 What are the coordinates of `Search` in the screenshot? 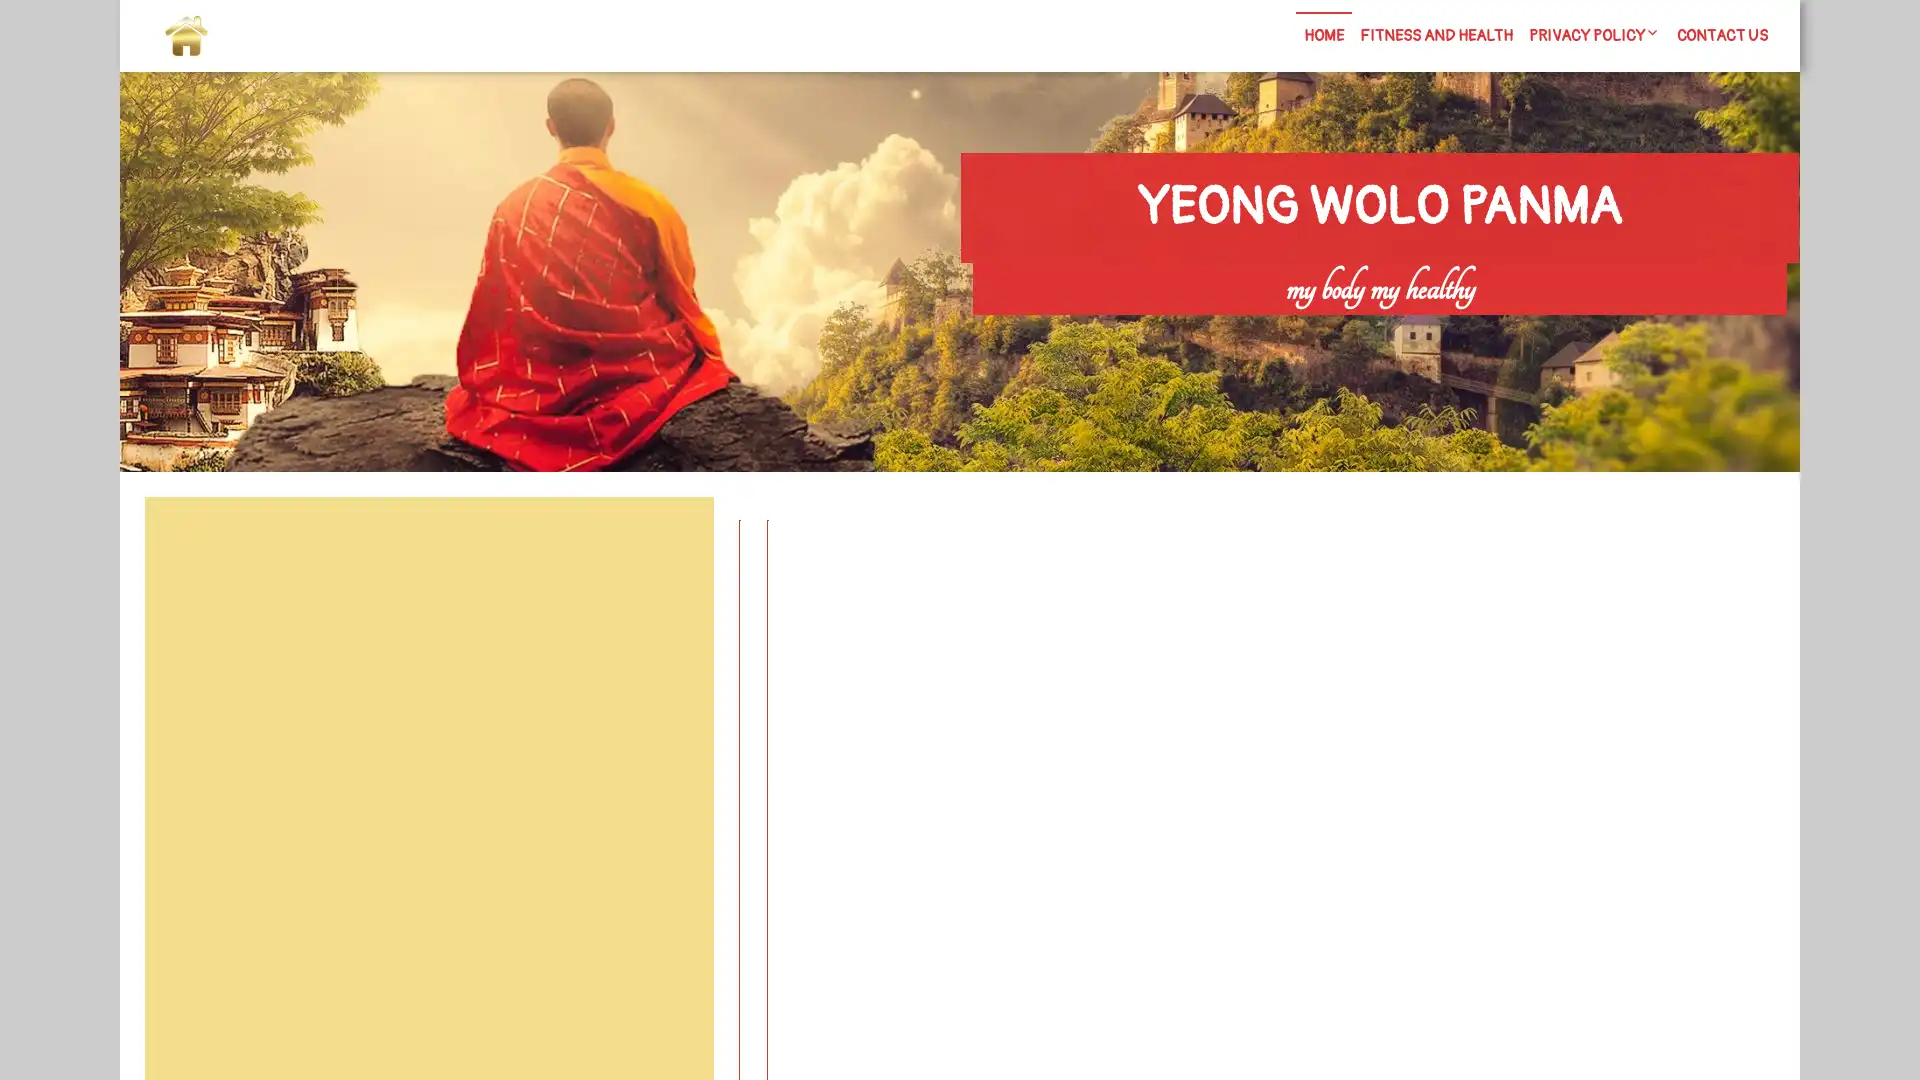 It's located at (1557, 327).